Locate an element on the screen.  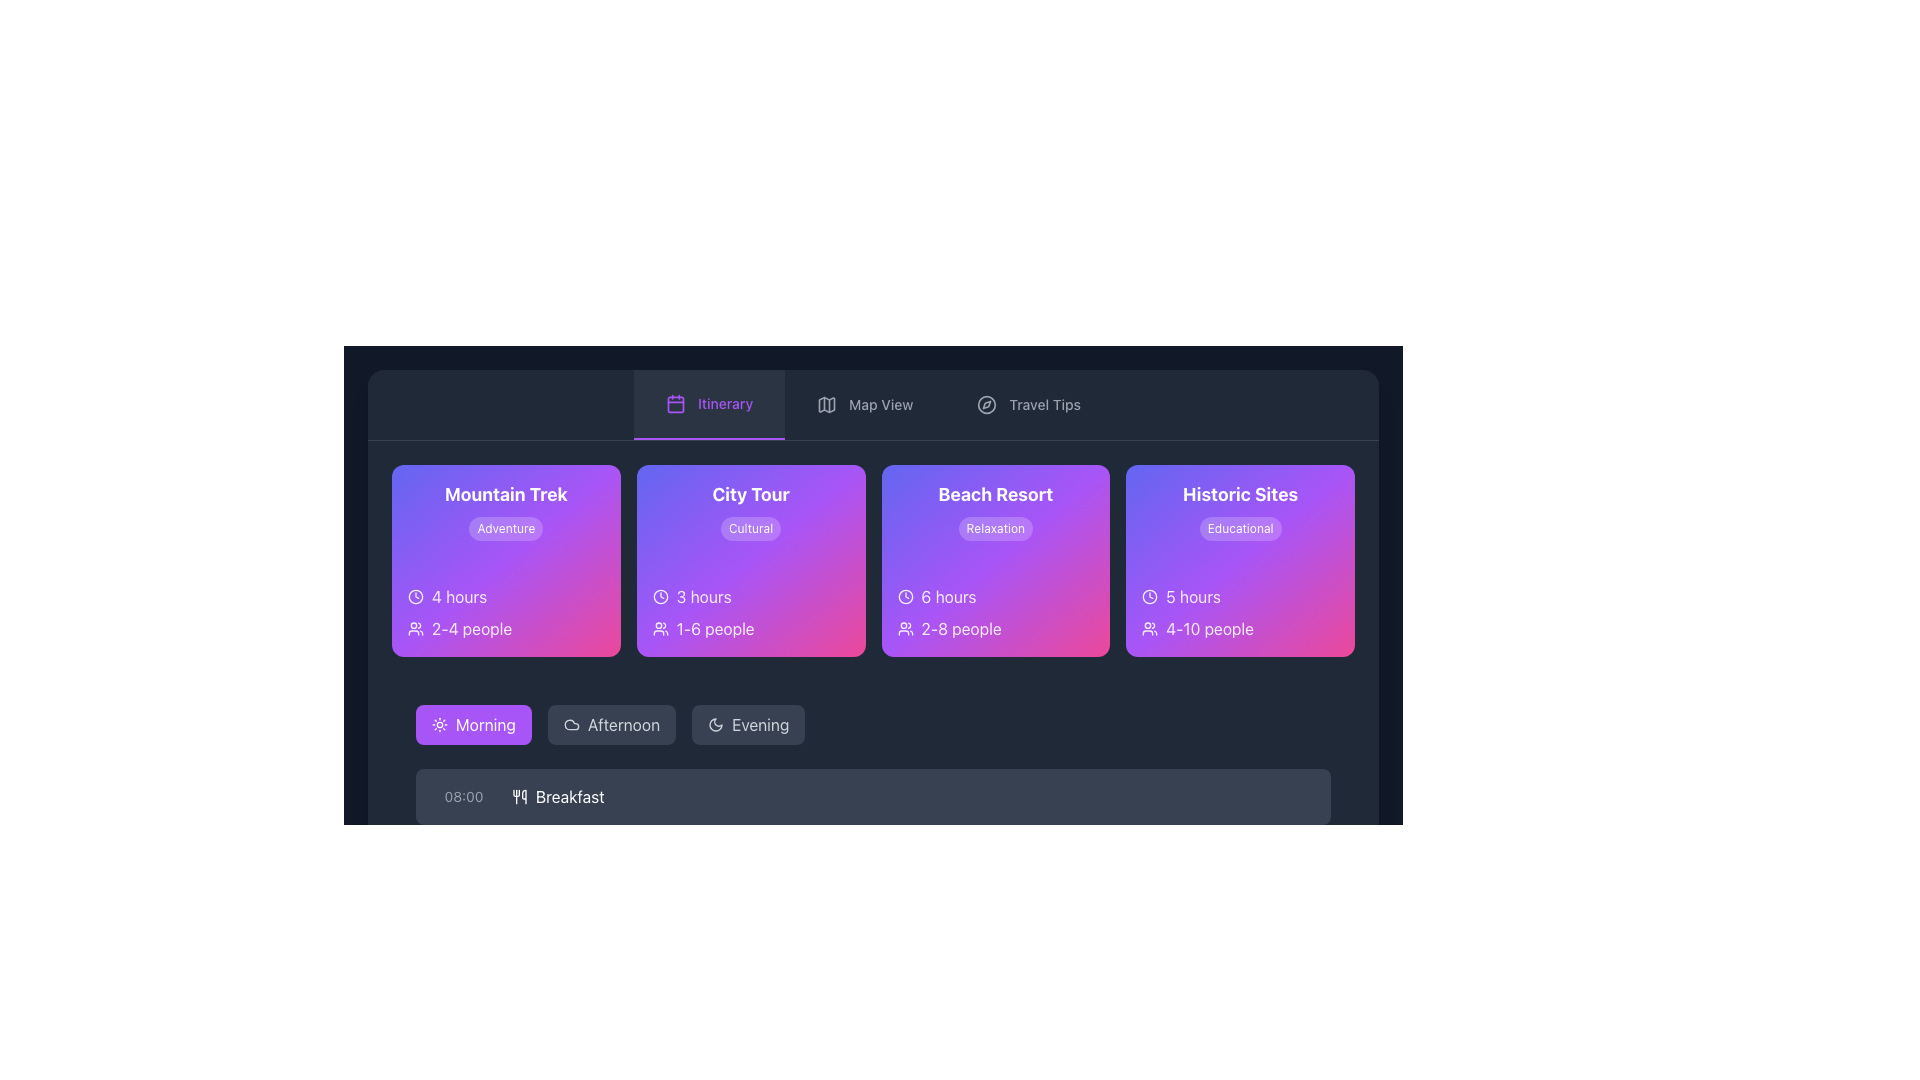
the 'Travel Tips' Text Label (Navigation Item) is located at coordinates (1044, 405).